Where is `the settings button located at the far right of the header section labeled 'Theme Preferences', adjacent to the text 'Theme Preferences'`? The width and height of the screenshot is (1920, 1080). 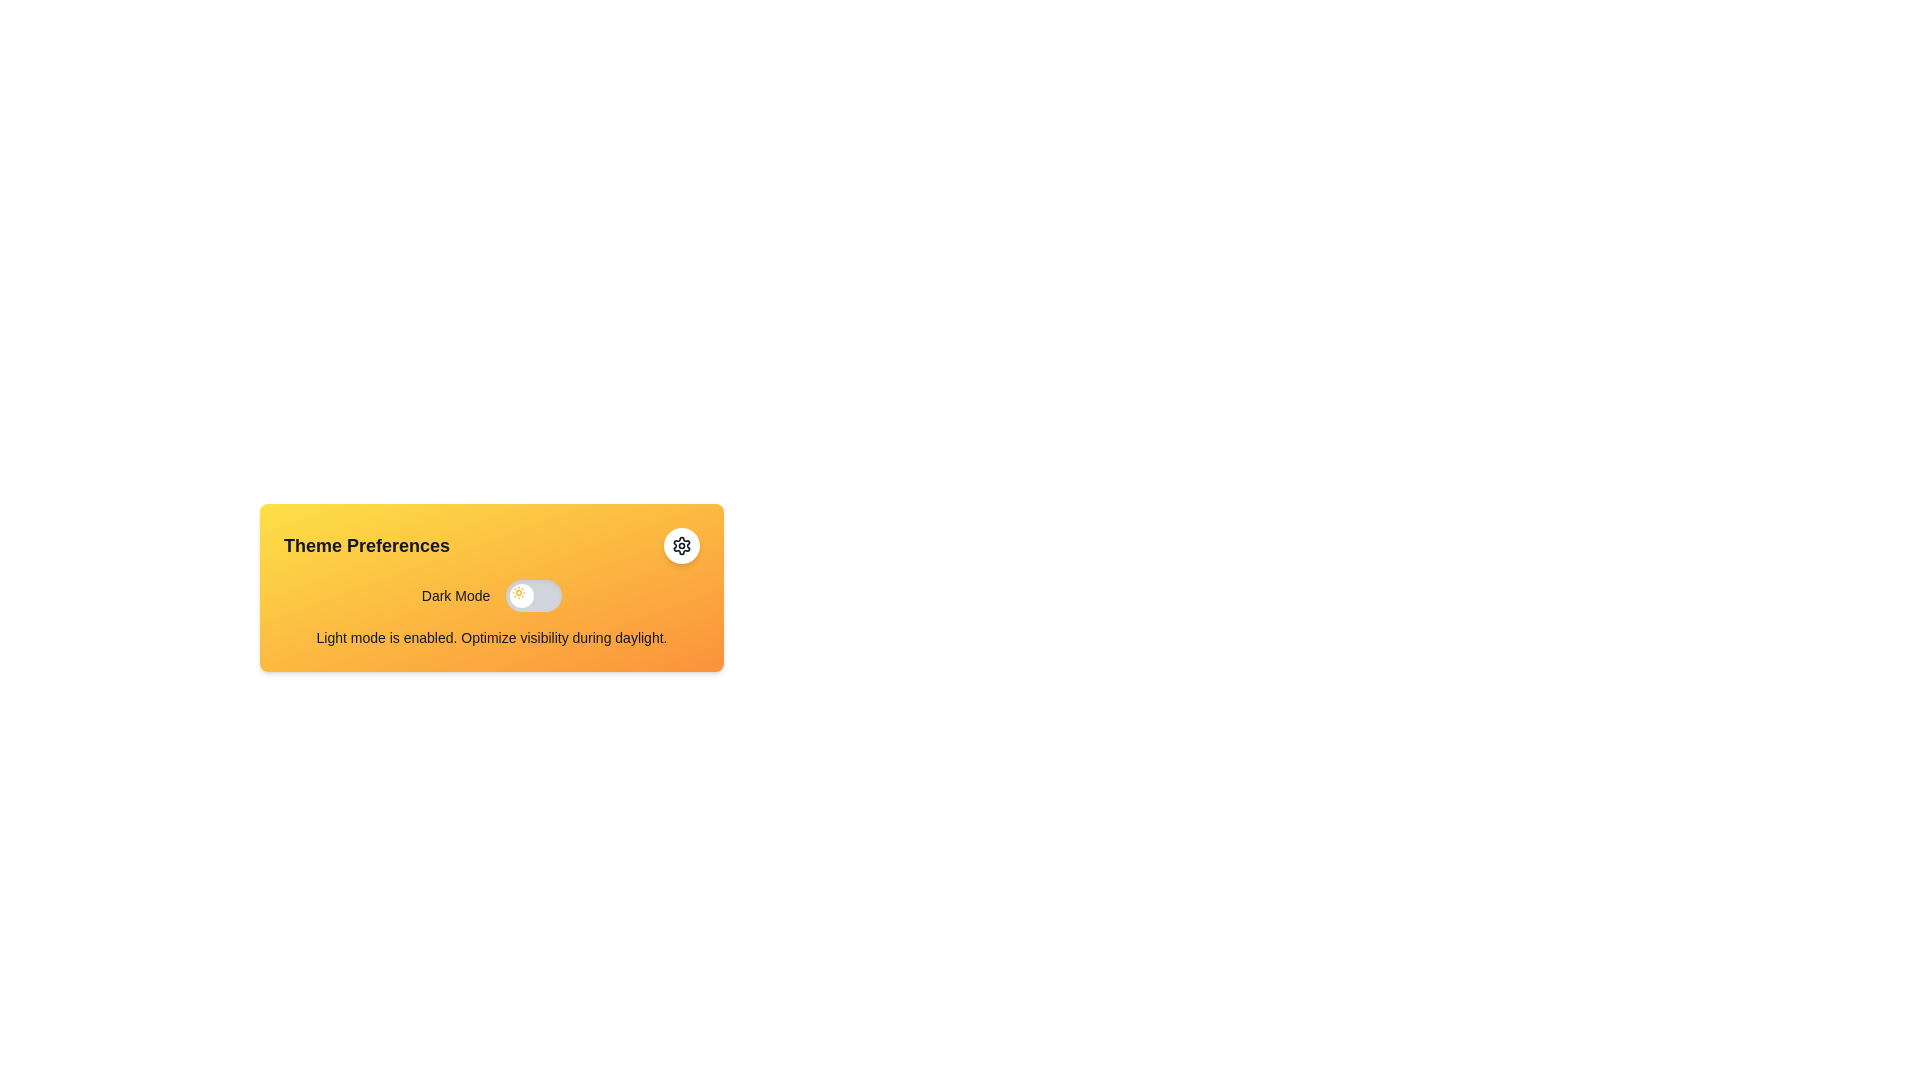 the settings button located at the far right of the header section labeled 'Theme Preferences', adjacent to the text 'Theme Preferences' is located at coordinates (681, 546).